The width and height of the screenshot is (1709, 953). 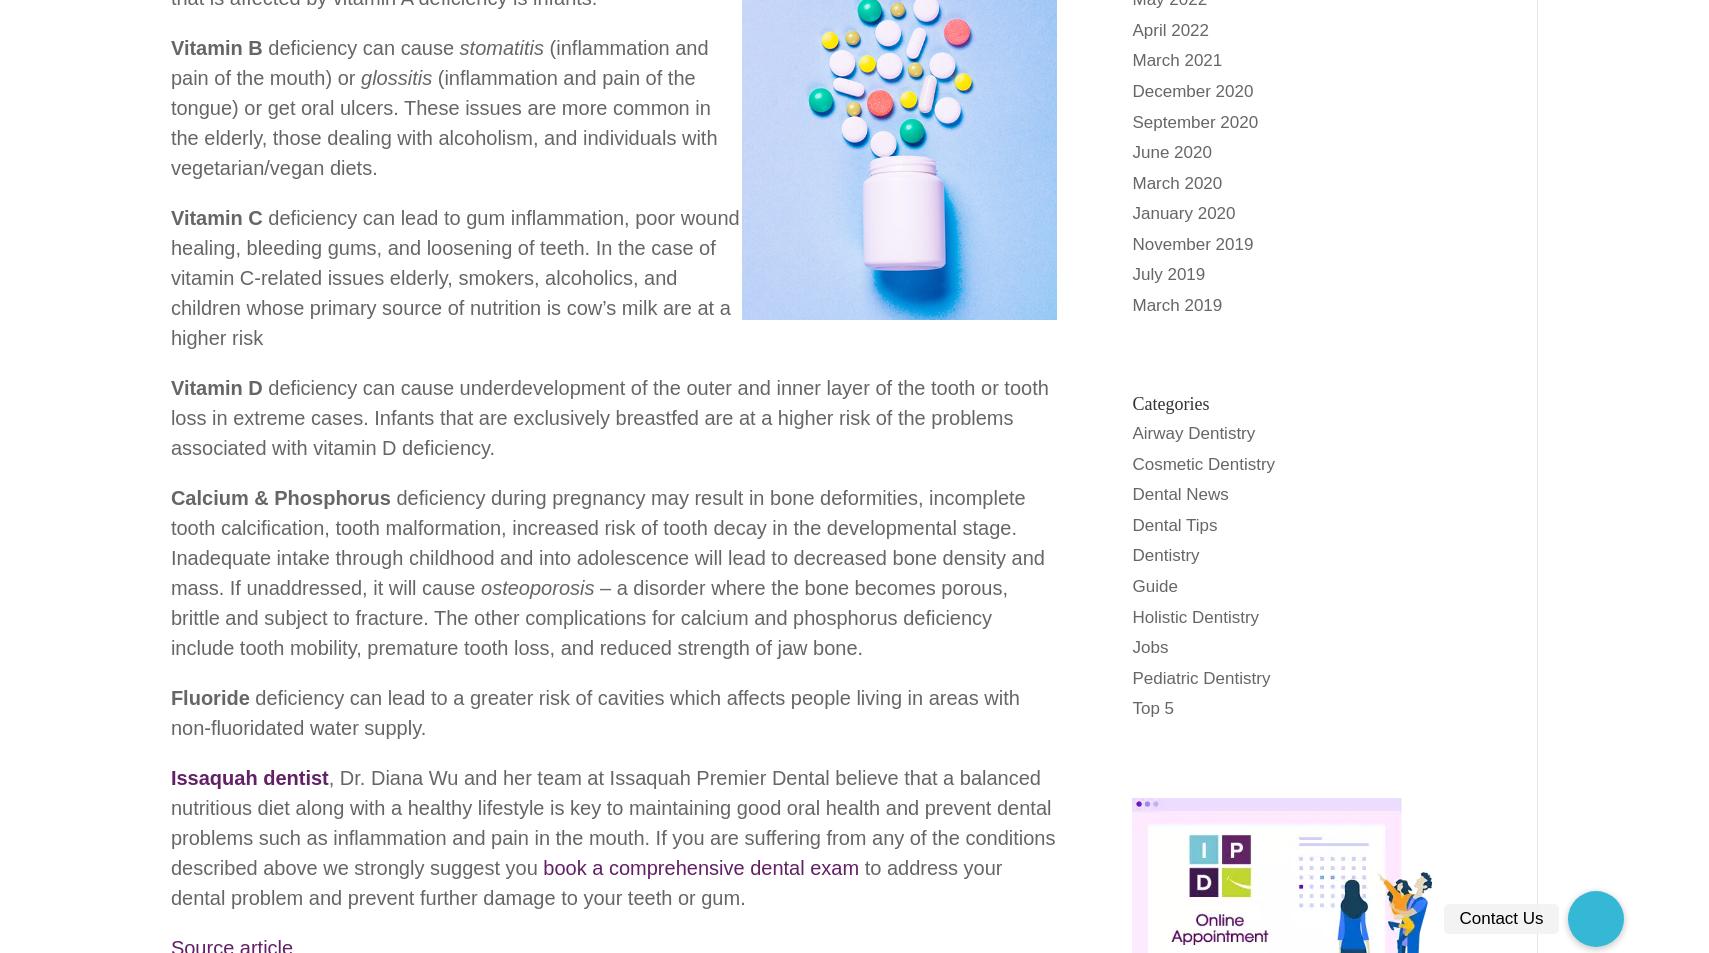 What do you see at coordinates (587, 616) in the screenshot?
I see `'– a disorder where the bone becomes porous, brittle and subject to fracture. The other complications for calcium and phosphorus deficiency include tooth mobility, premature tooth loss, and reduced strength of jaw bone.'` at bounding box center [587, 616].